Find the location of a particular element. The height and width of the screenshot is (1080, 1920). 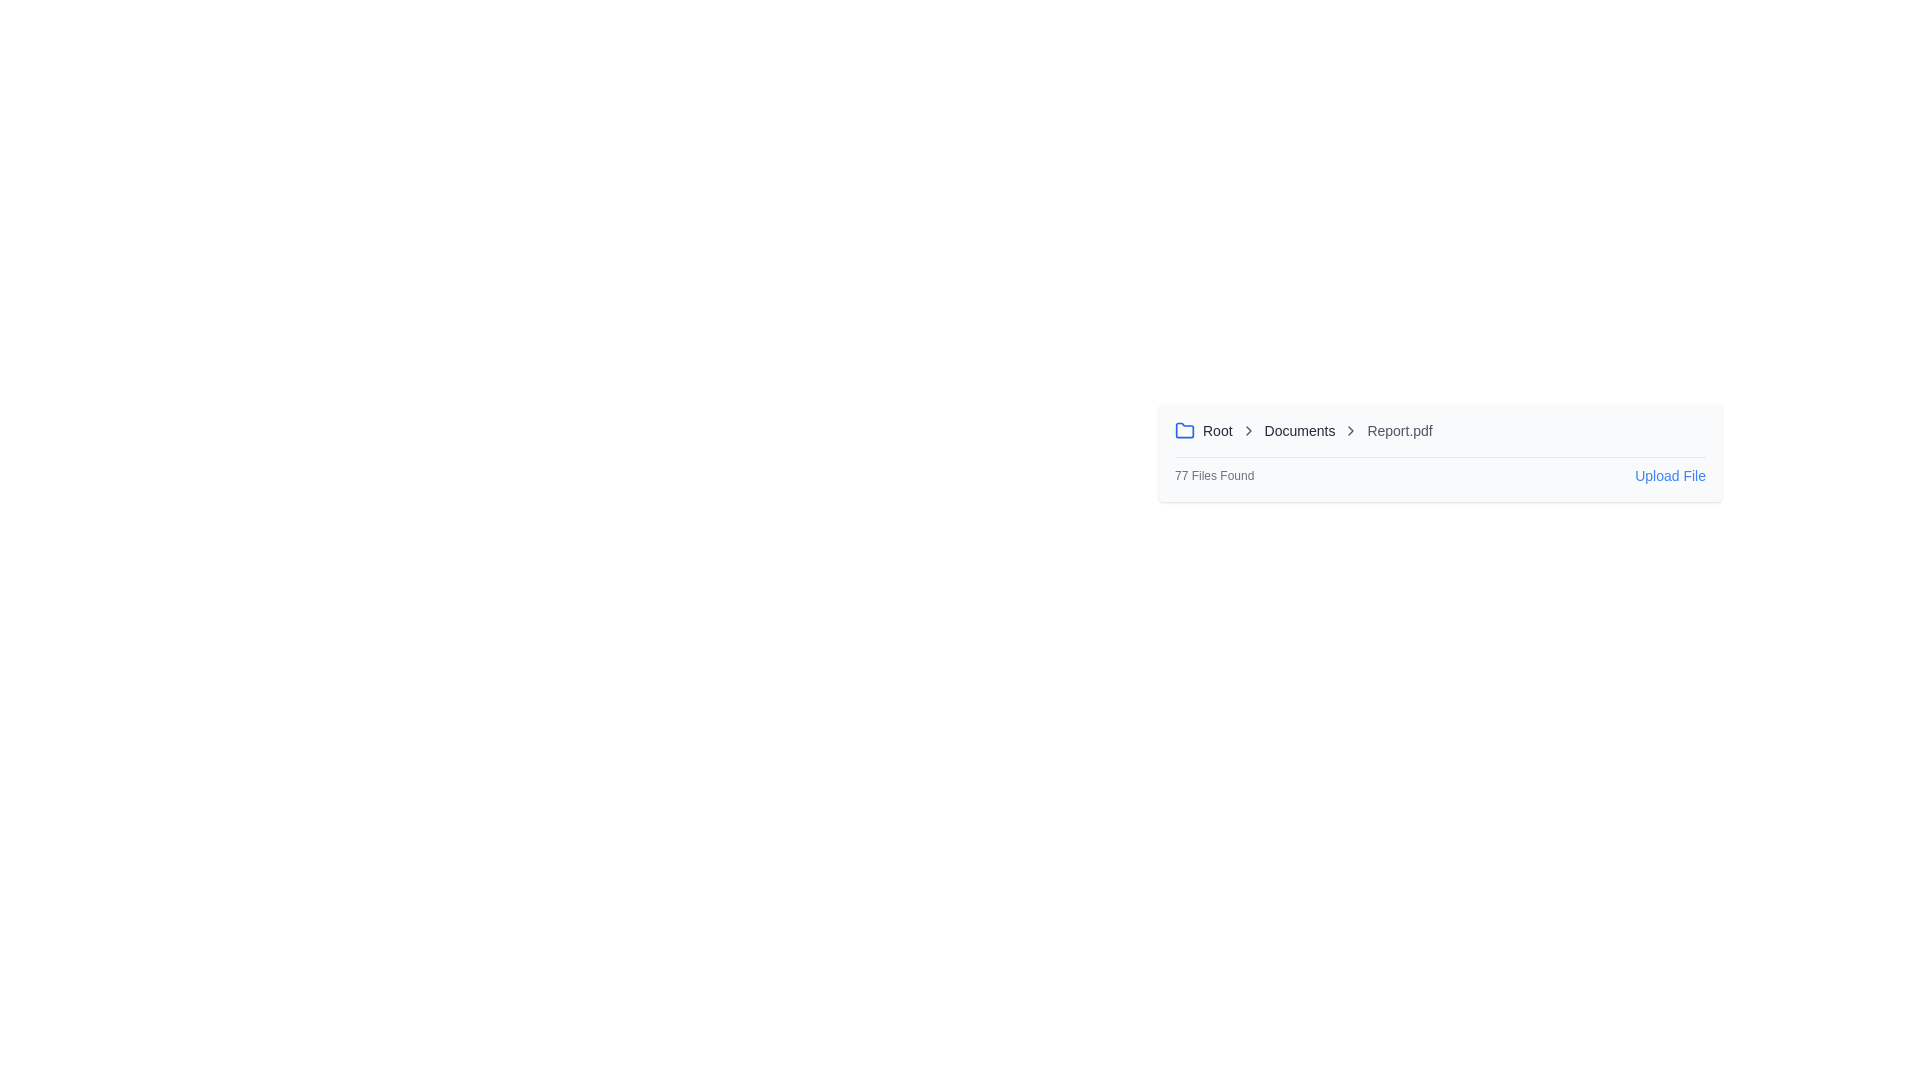

the text label displaying 'Root' in the breadcrumb navigation bar, which is positioned to the right of a folder icon and to the left of a right-arrow icon is located at coordinates (1216, 430).